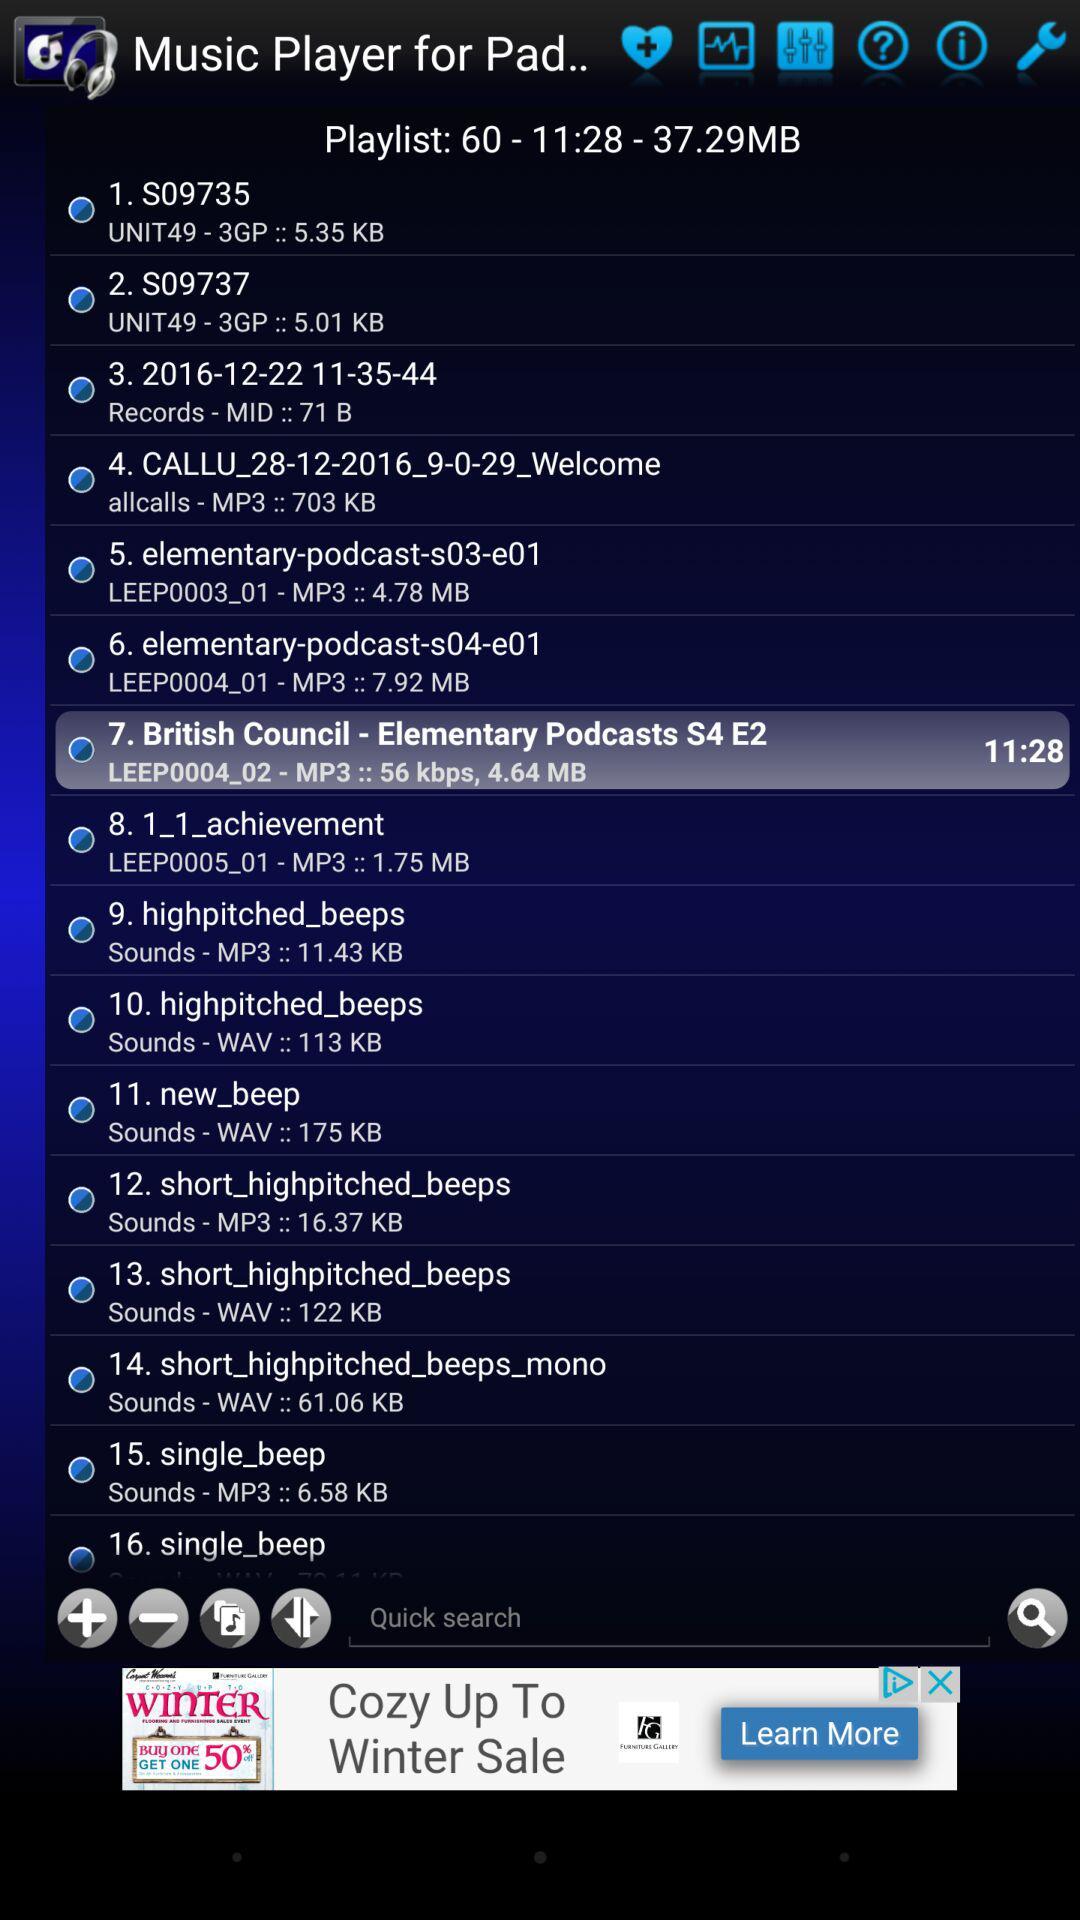 The height and width of the screenshot is (1920, 1080). Describe the element at coordinates (157, 1618) in the screenshot. I see `zoom out icon` at that location.